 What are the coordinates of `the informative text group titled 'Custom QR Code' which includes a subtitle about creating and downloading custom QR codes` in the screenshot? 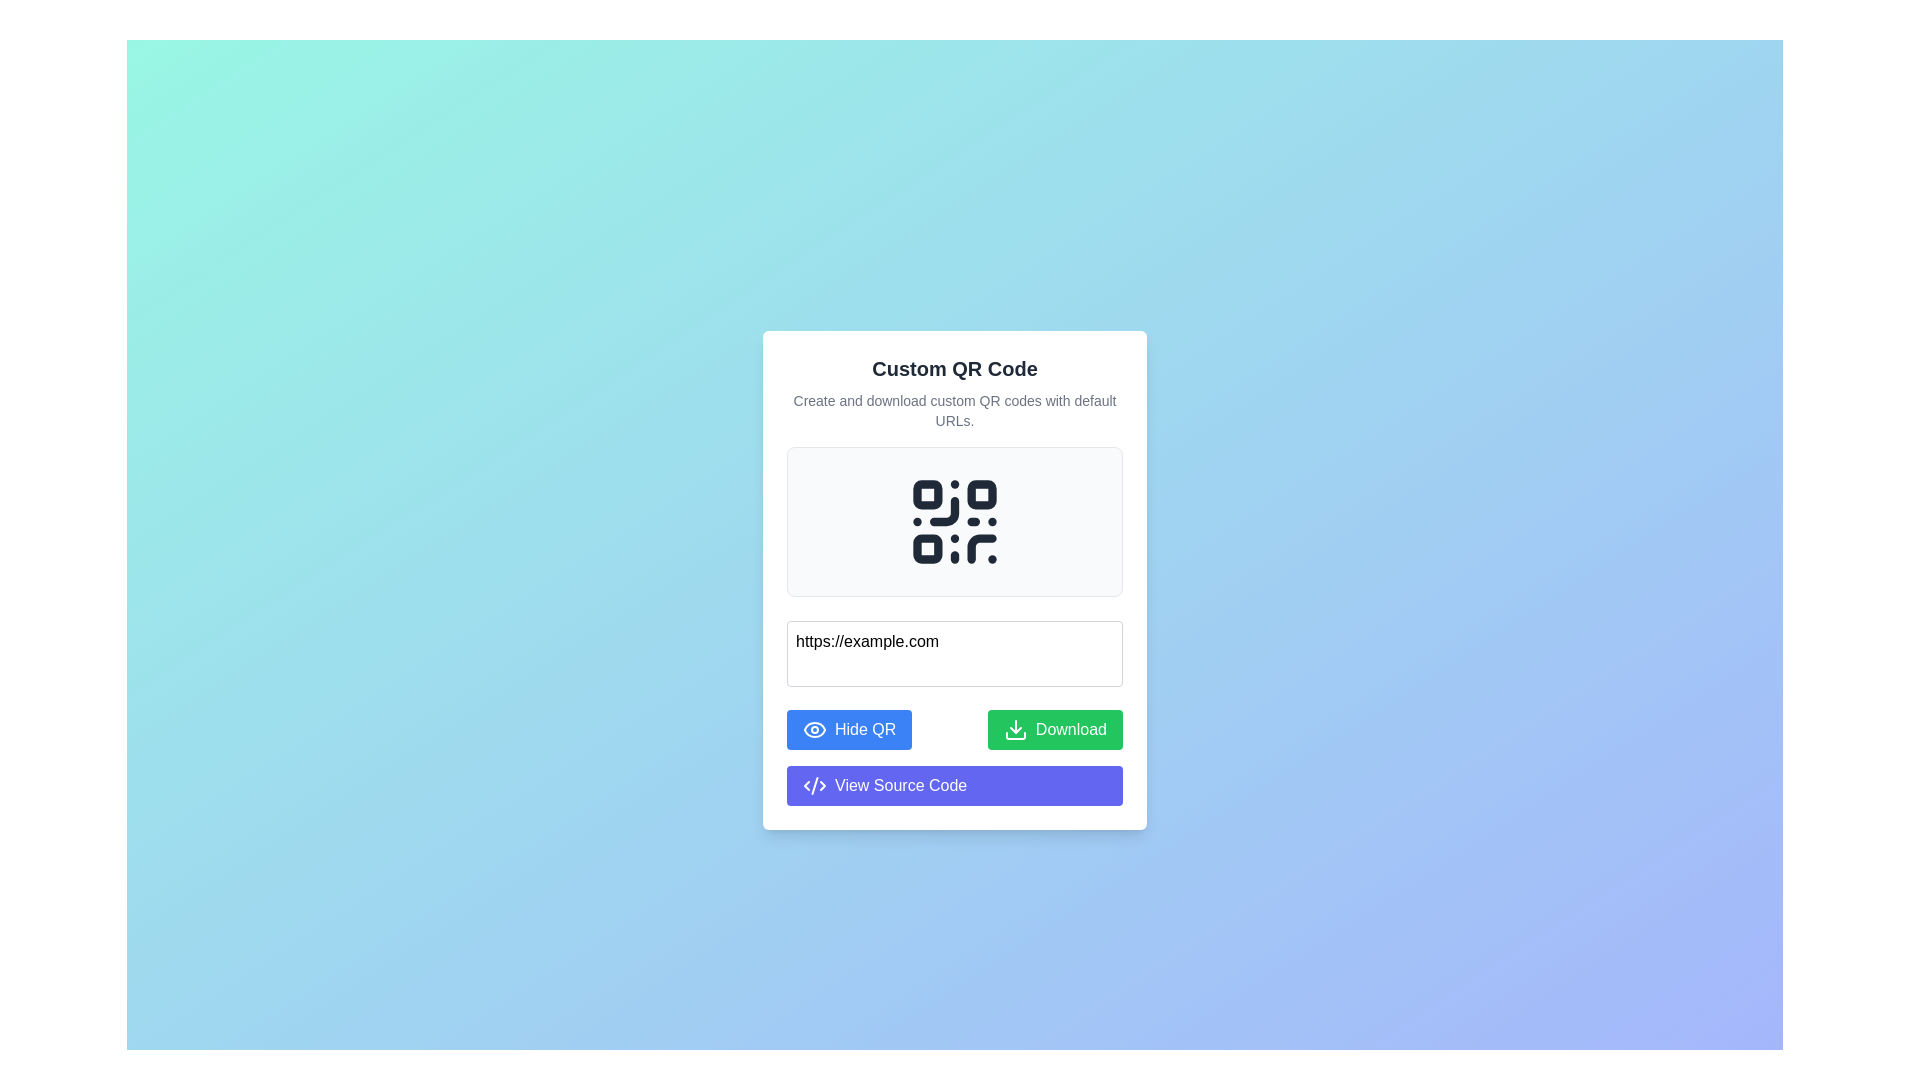 It's located at (954, 392).